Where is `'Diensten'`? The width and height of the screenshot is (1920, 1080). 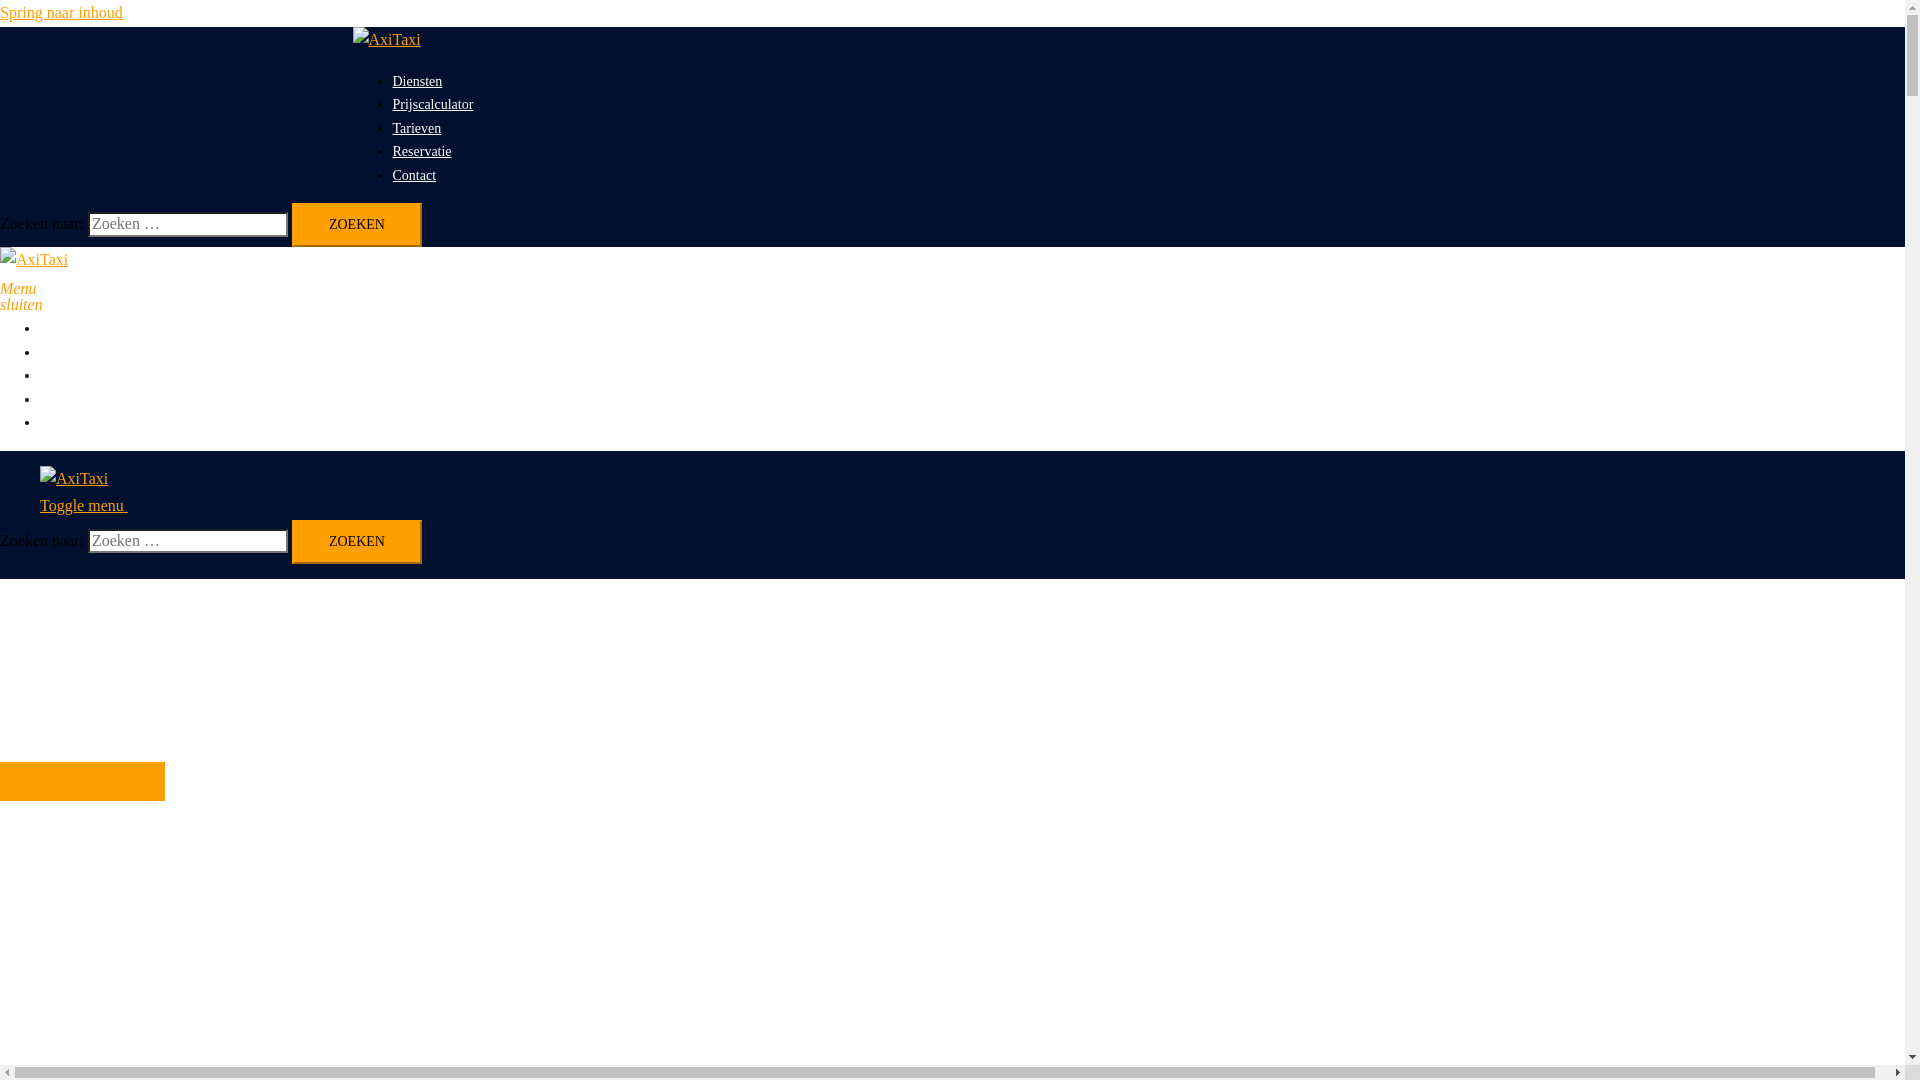 'Diensten' is located at coordinates (39, 327).